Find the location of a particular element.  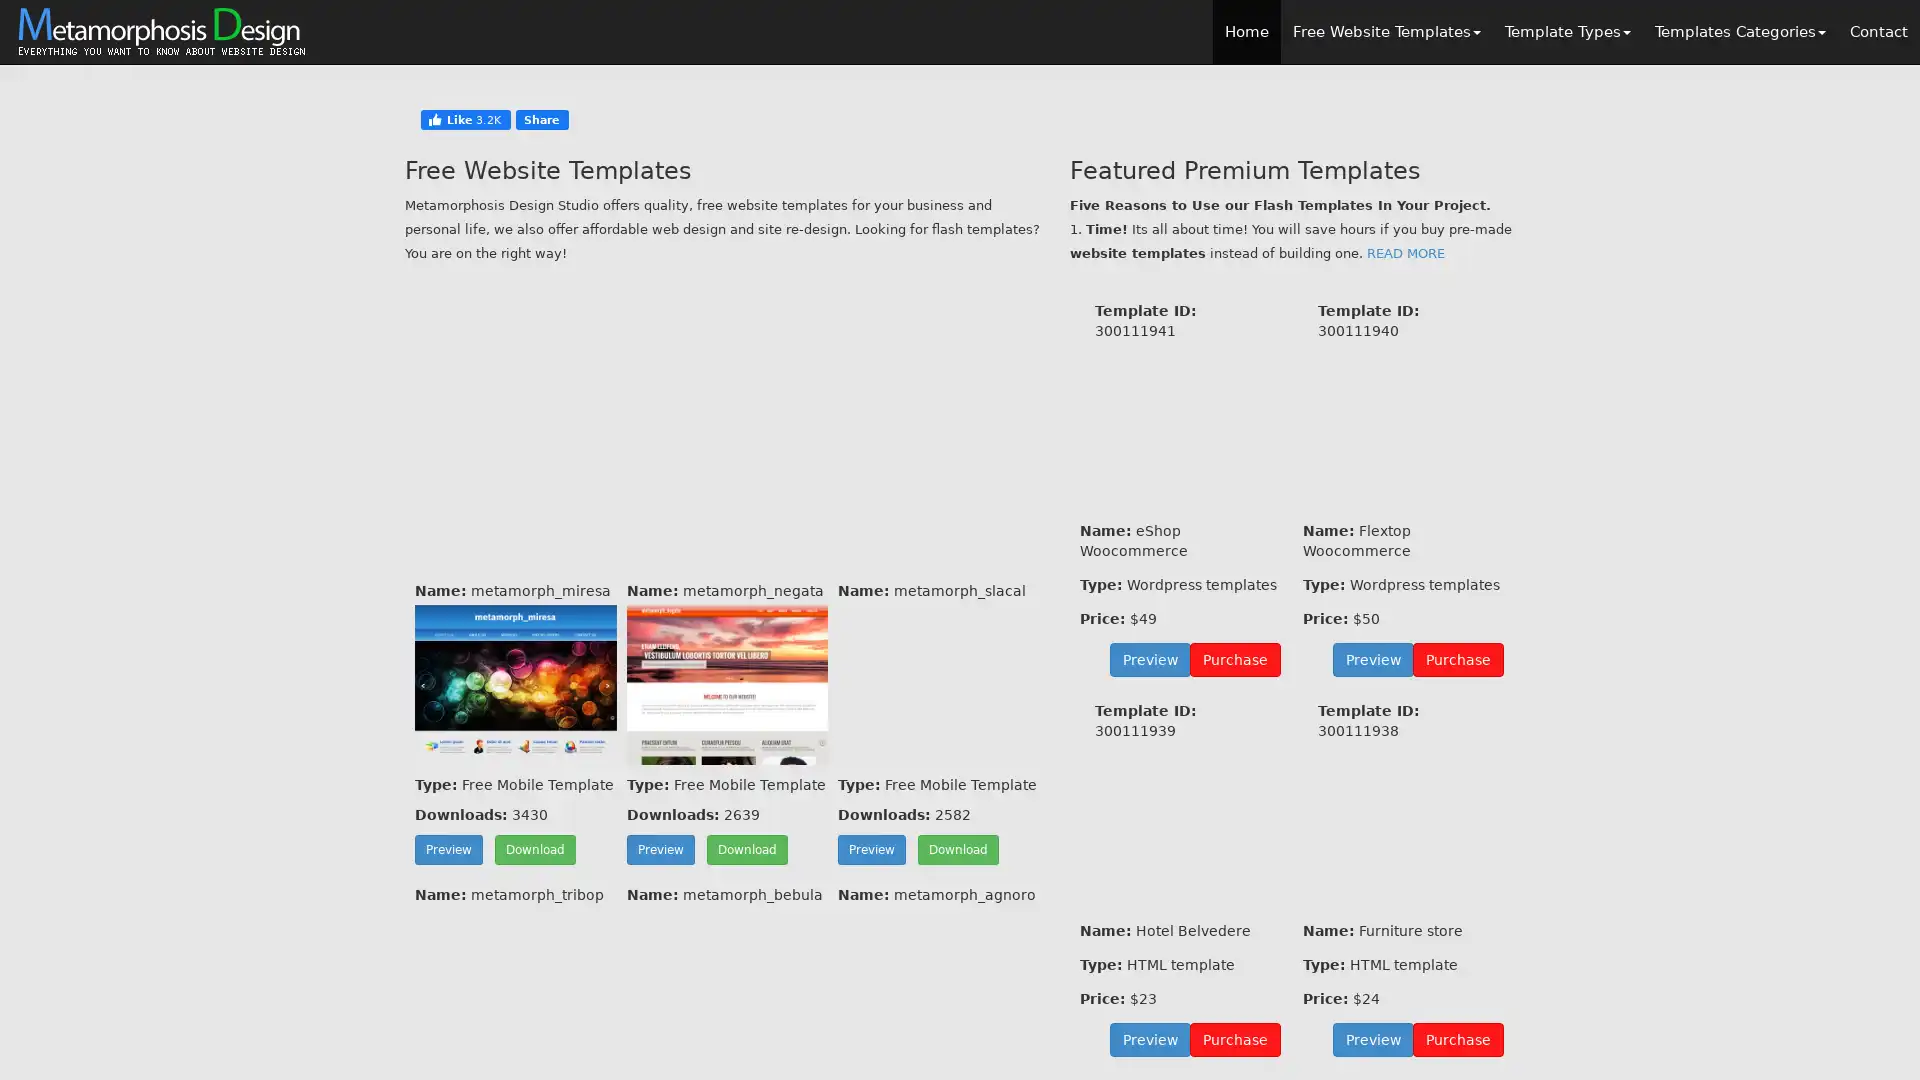

Purchase is located at coordinates (1234, 659).